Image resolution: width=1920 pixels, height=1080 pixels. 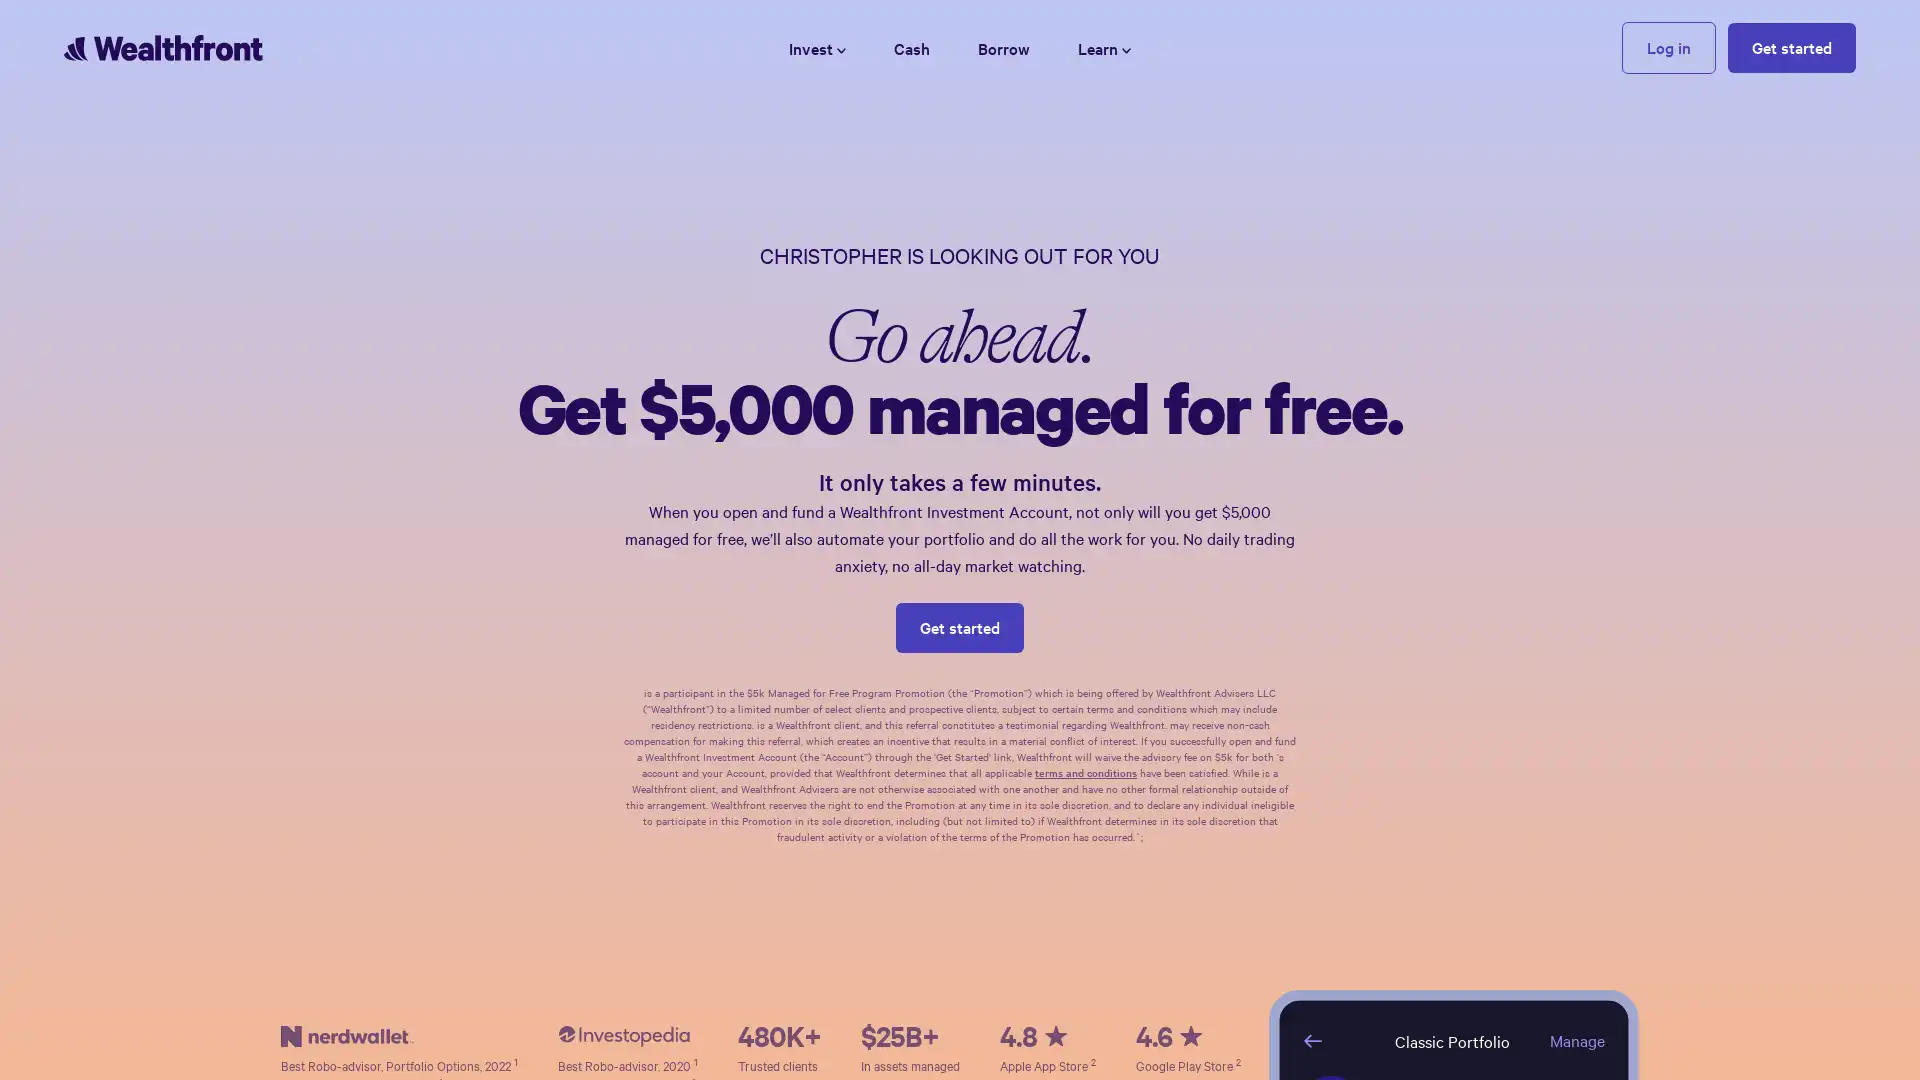 I want to click on Invest, so click(x=817, y=46).